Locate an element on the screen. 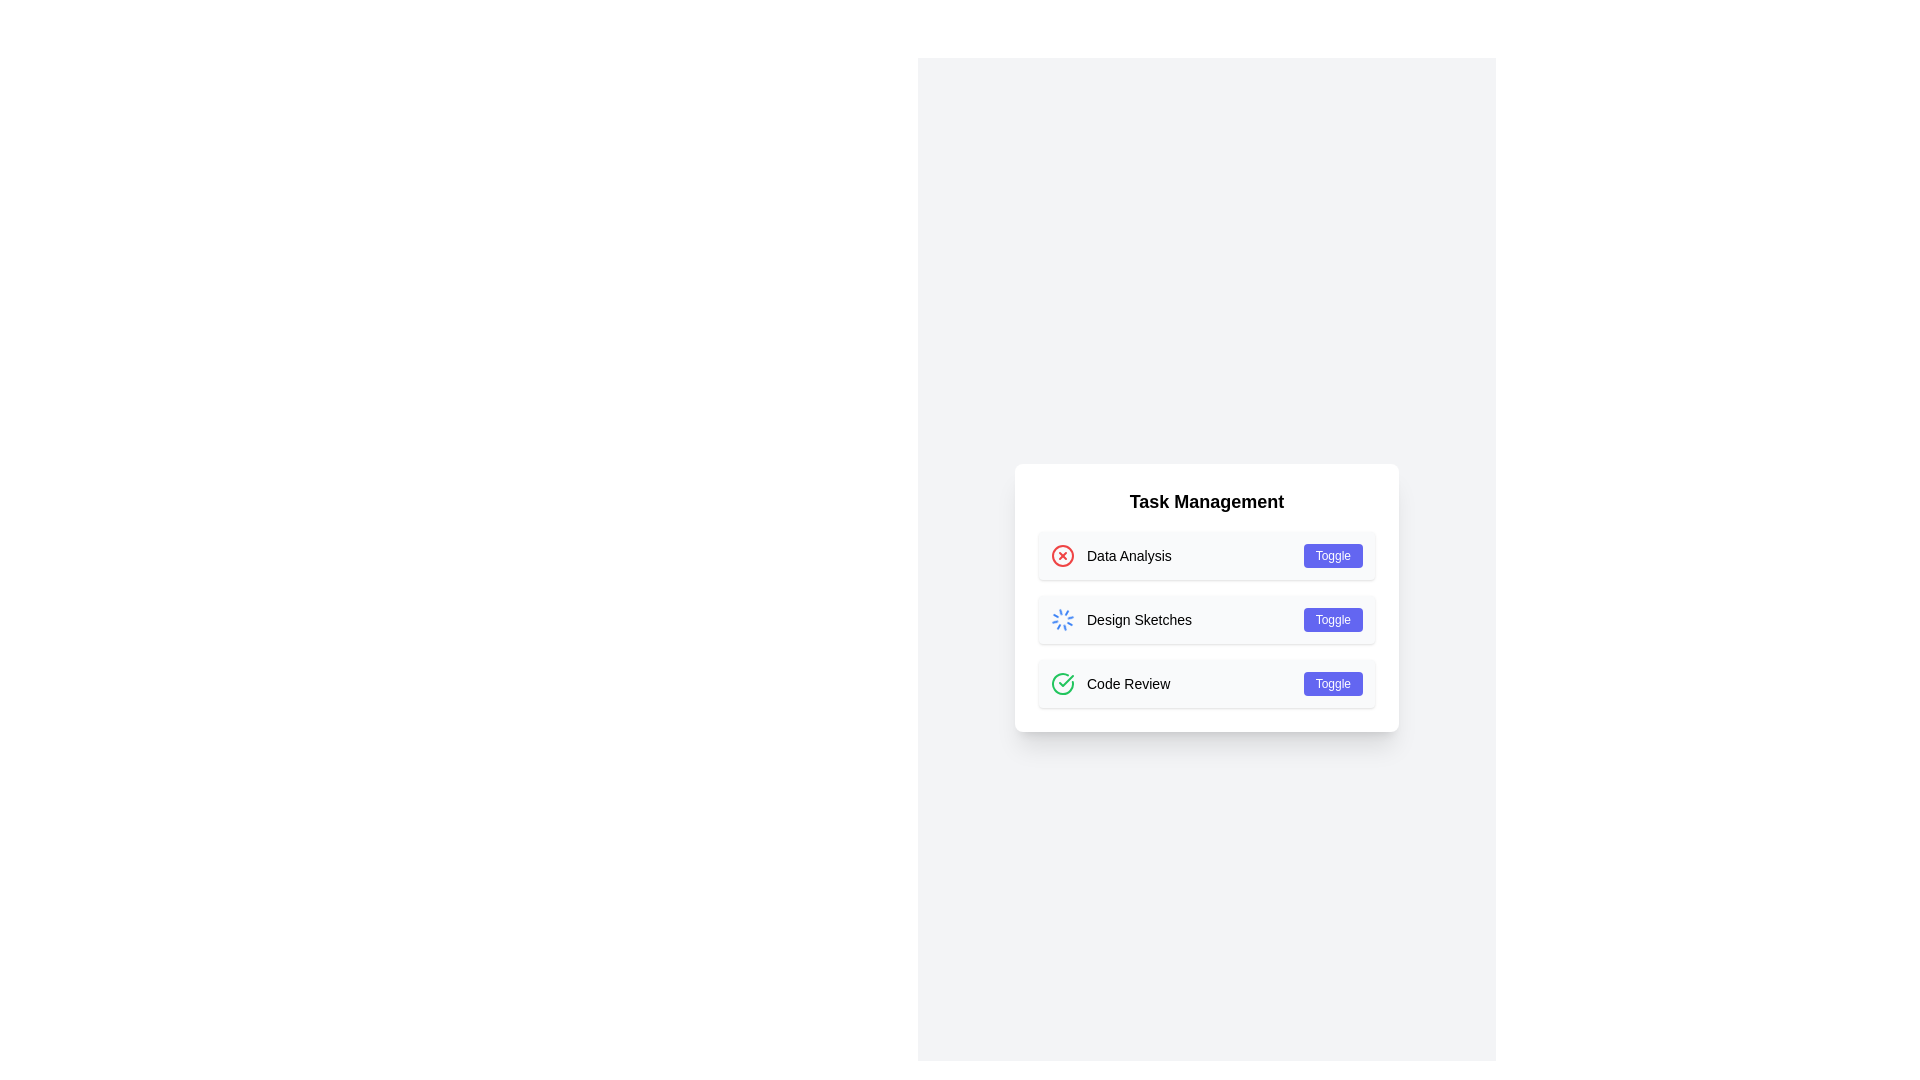 The width and height of the screenshot is (1920, 1080). the Text Label indicating the title or name of a task in the task management system, located to the right of the green check icon under the 'Task Management' header is located at coordinates (1128, 682).